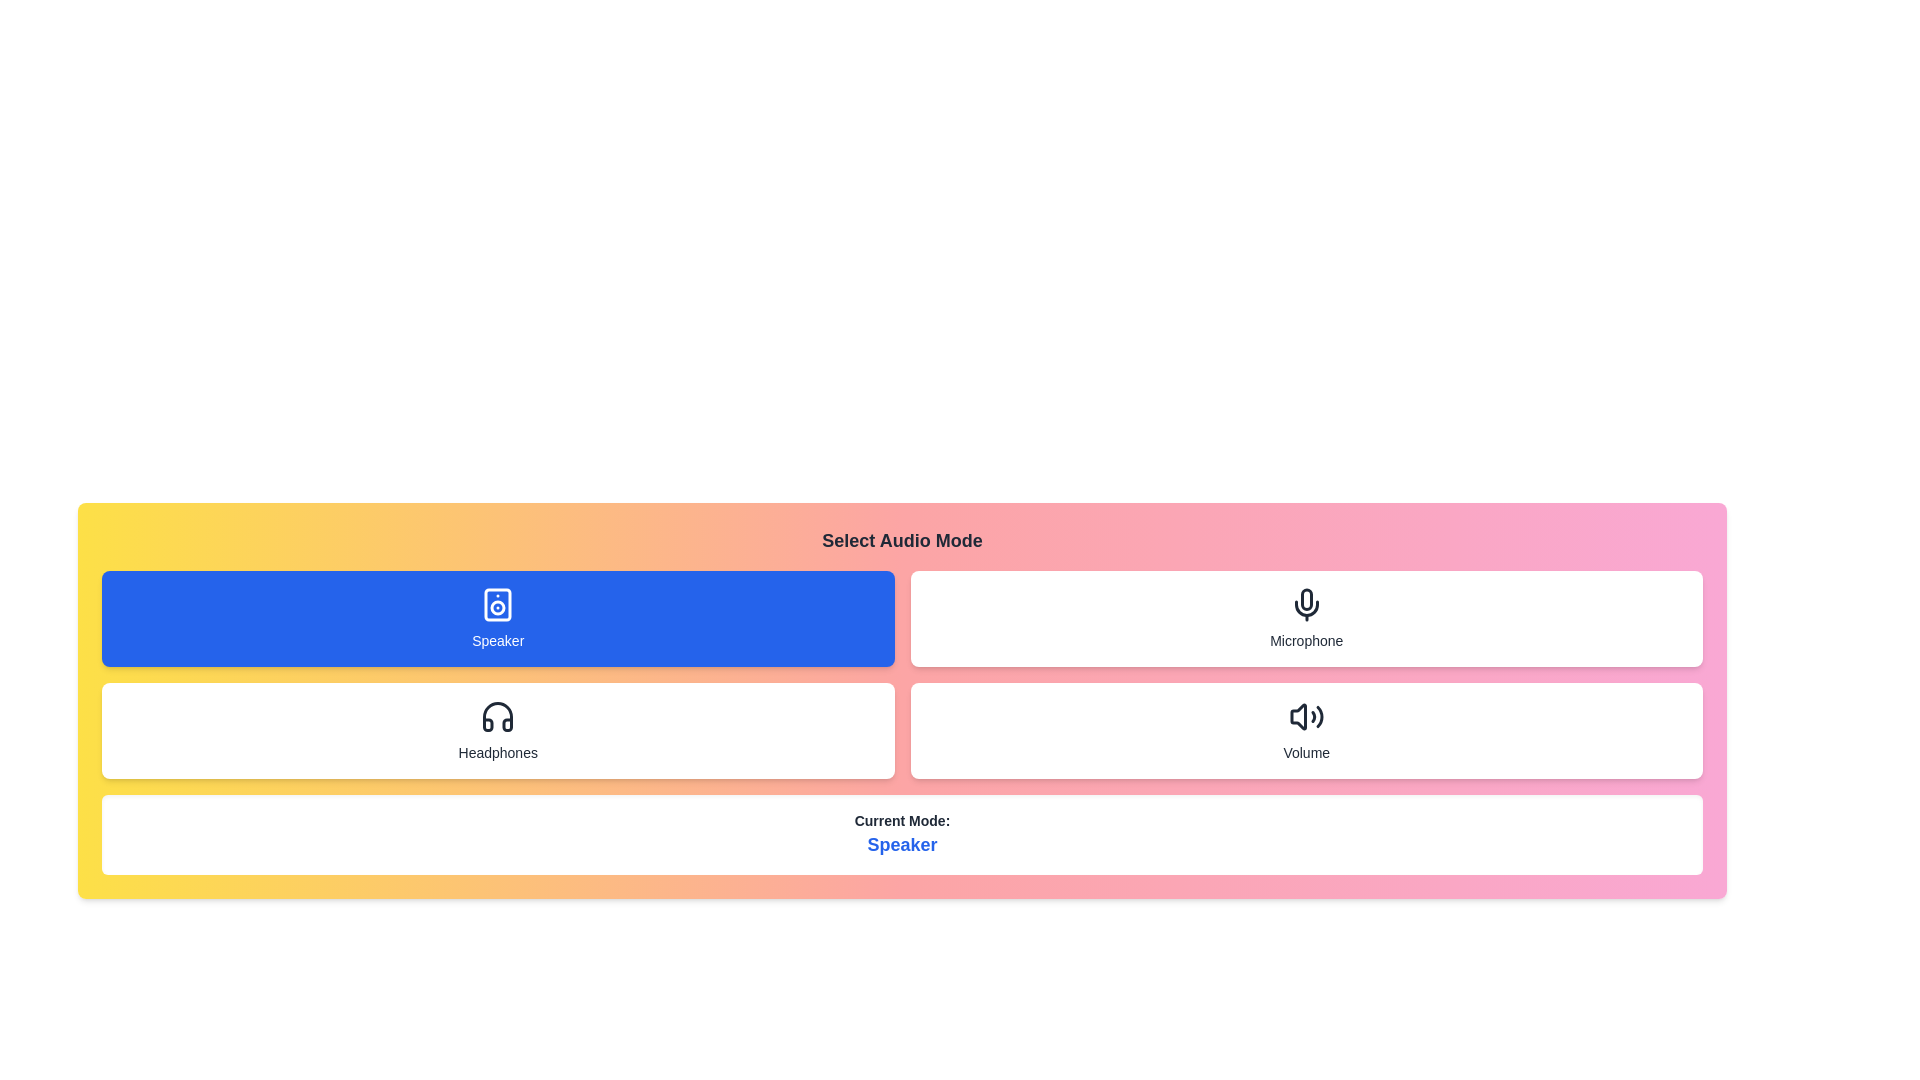 The width and height of the screenshot is (1920, 1080). Describe the element at coordinates (498, 731) in the screenshot. I see `the audio mode to Headphones` at that location.